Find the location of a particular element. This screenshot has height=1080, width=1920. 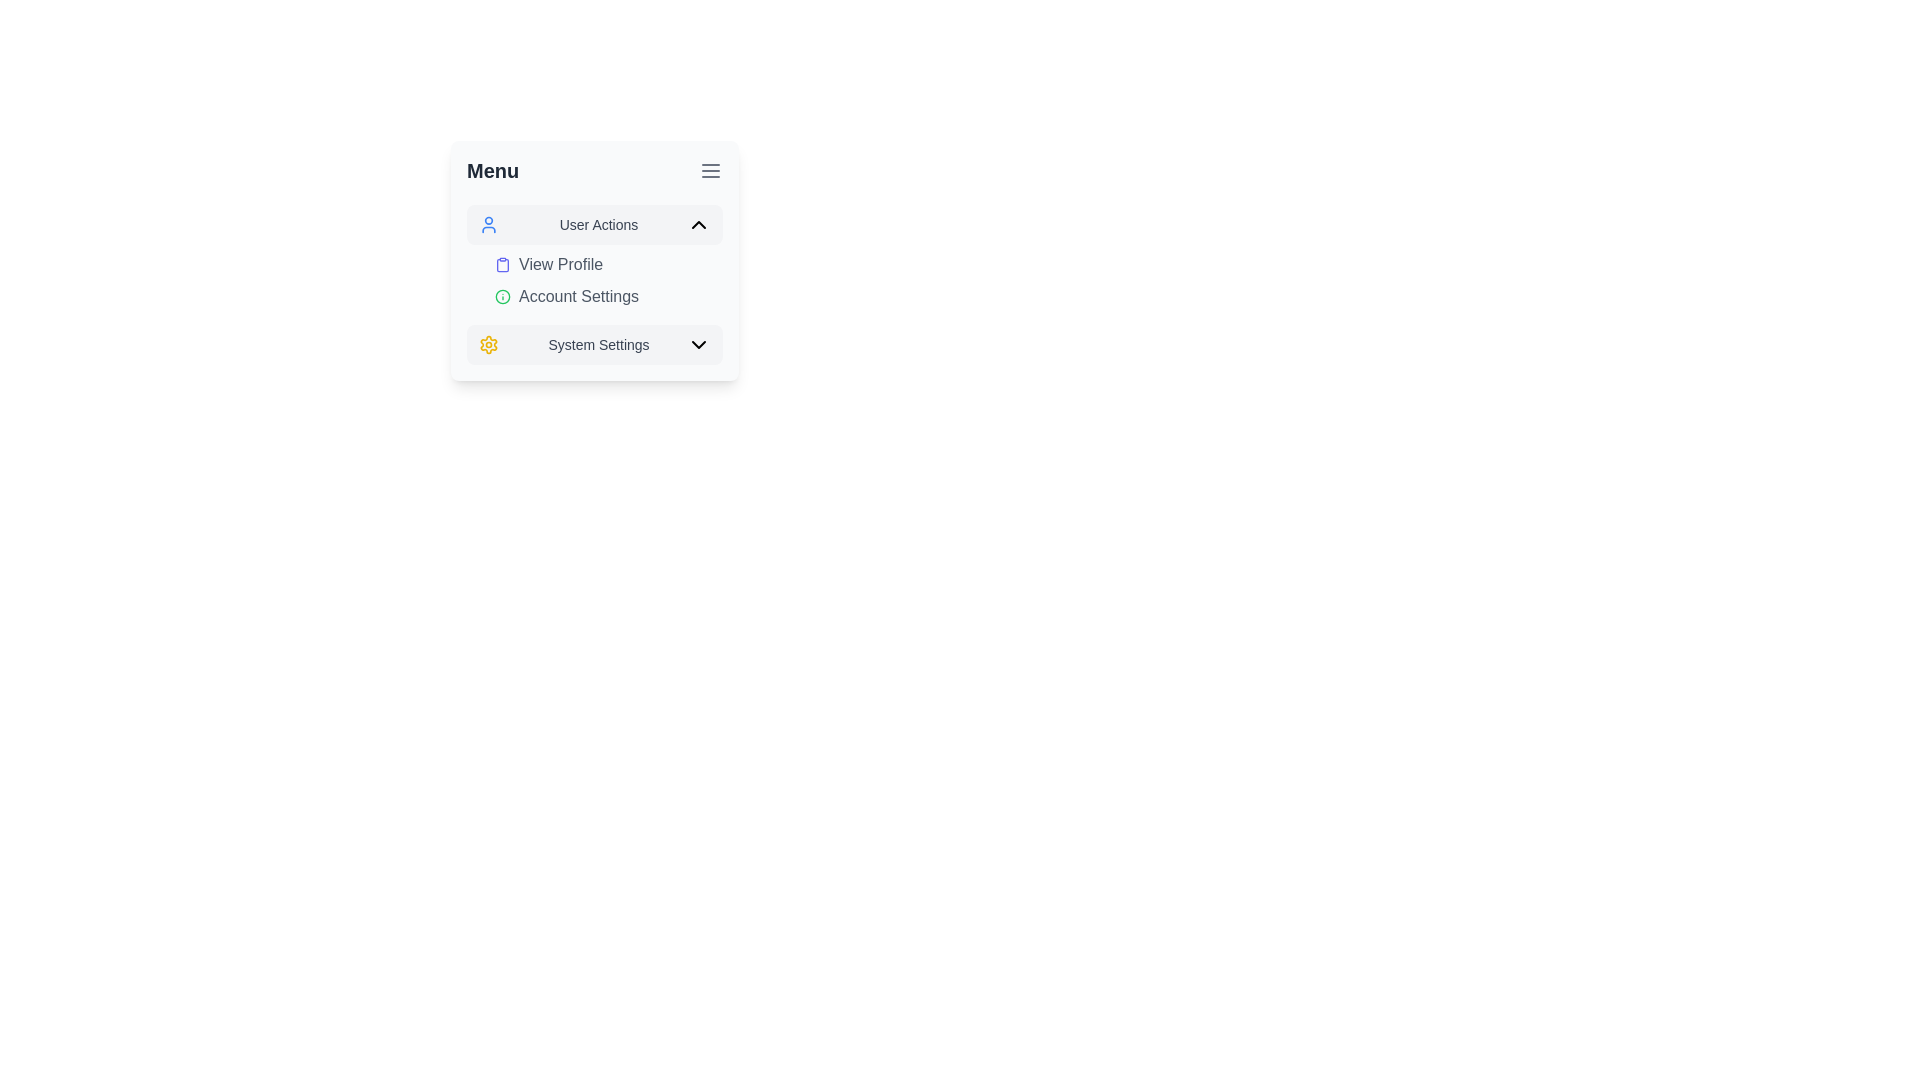

the yellow cogwheel icon associated with 'System Settings' in the menu is located at coordinates (489, 343).